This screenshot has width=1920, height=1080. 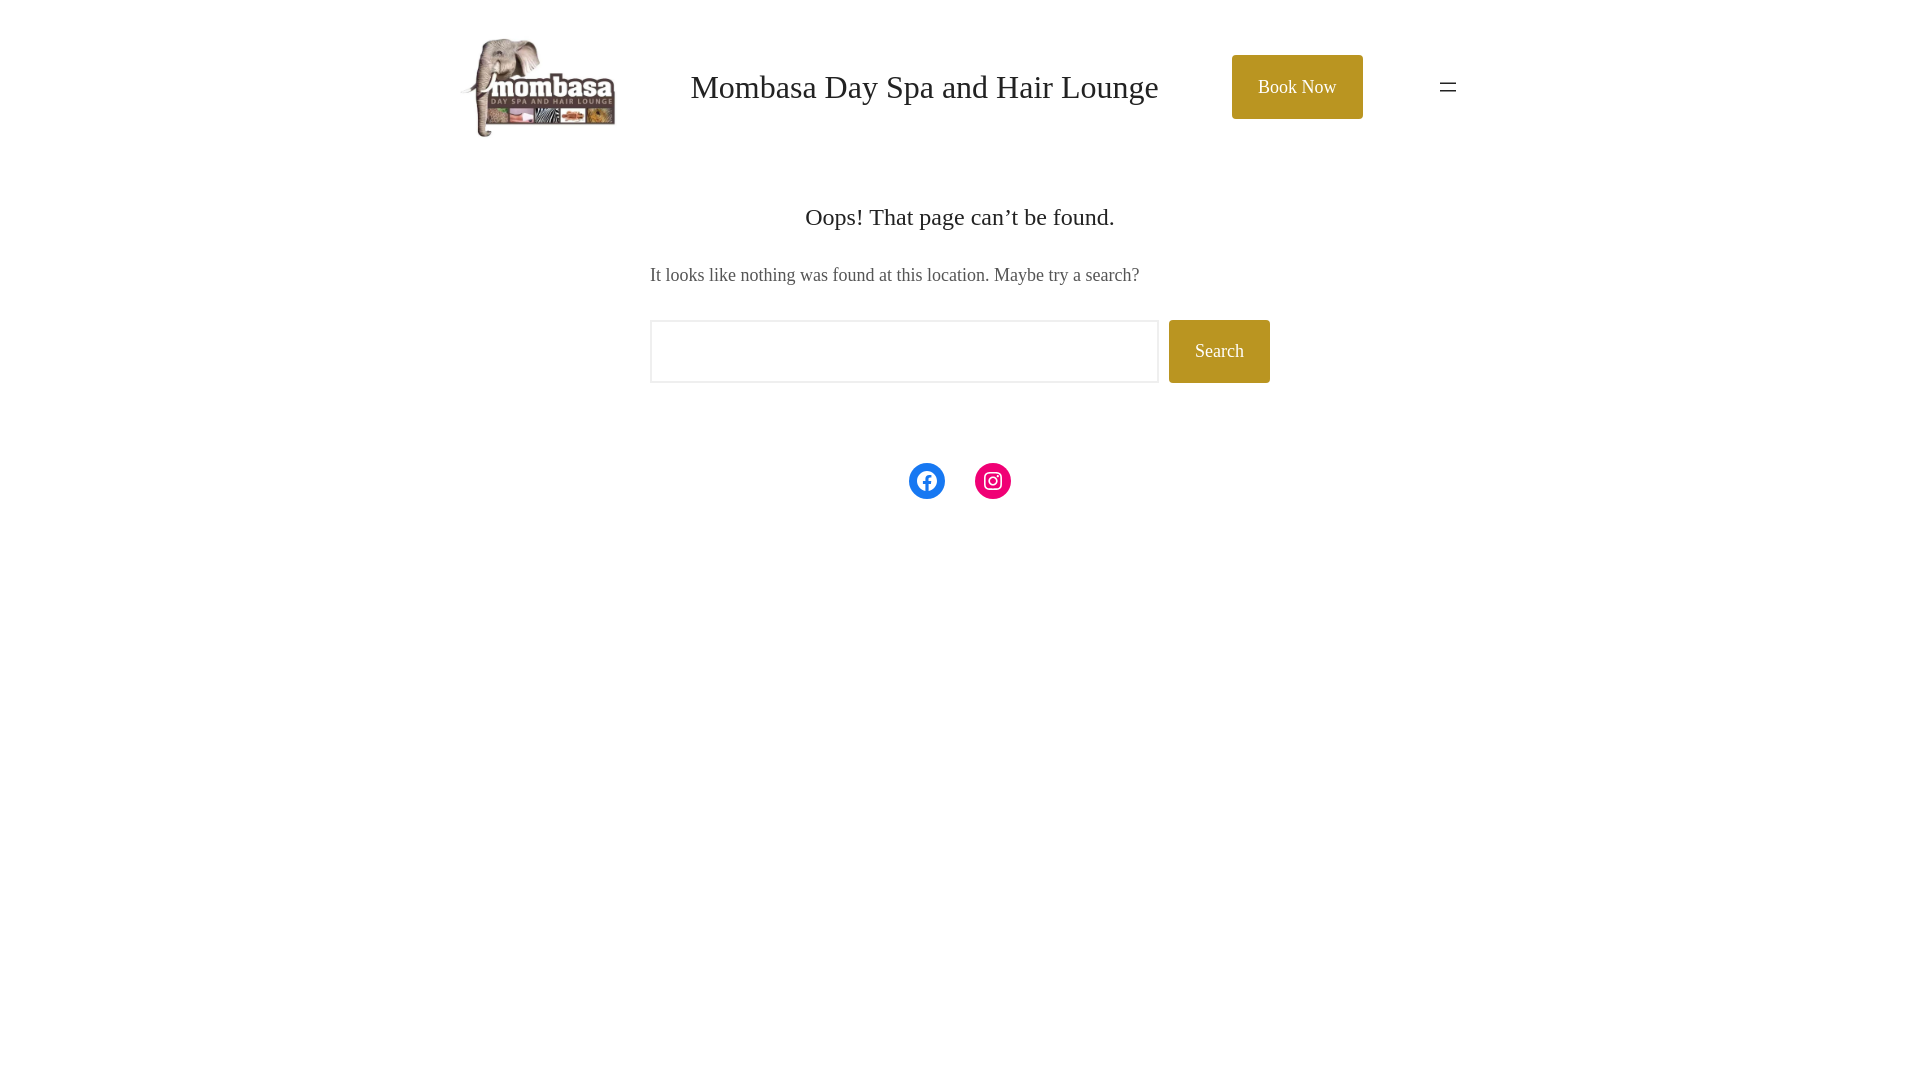 I want to click on 'Search', so click(x=1169, y=350).